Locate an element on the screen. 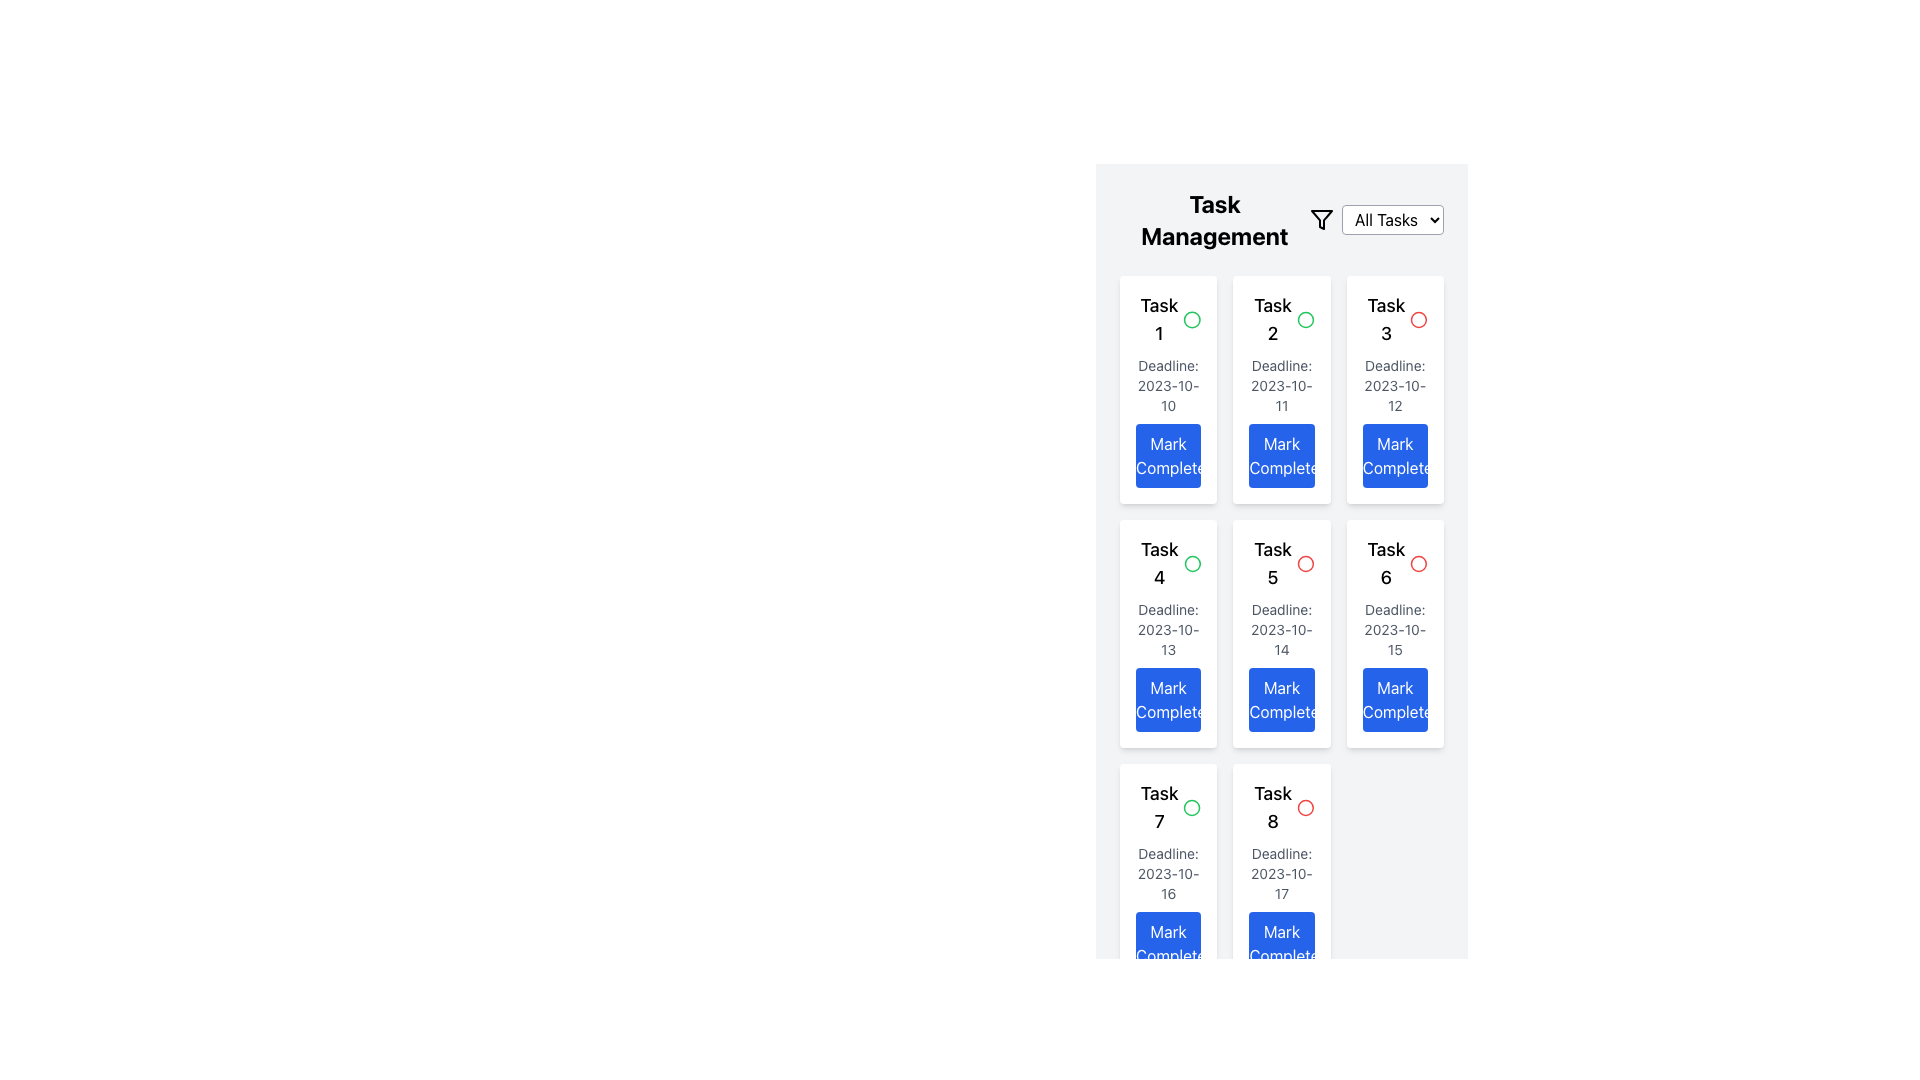 This screenshot has width=1920, height=1080. the blue button labeled 'Mark Completed' located at the bottom of the 'Task 1' card to mark the task as completed is located at coordinates (1167, 455).